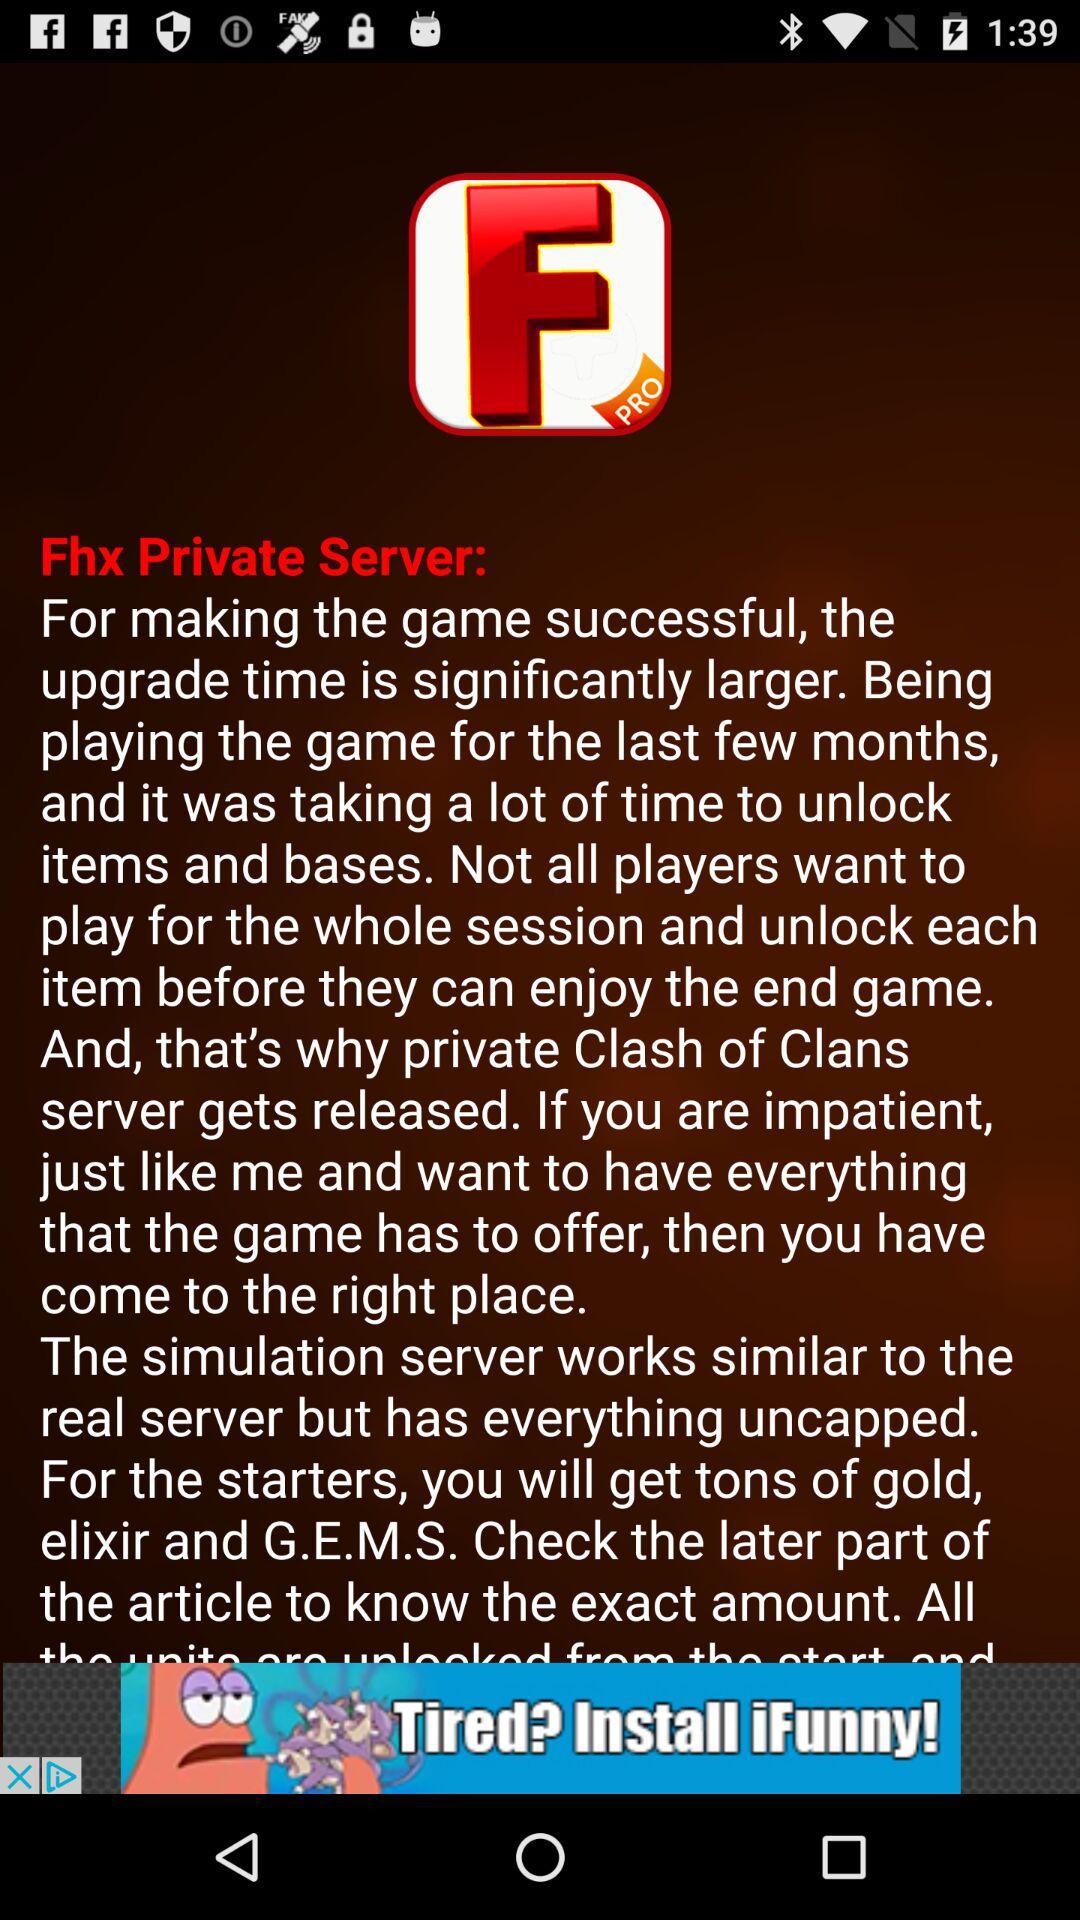 The width and height of the screenshot is (1080, 1920). Describe the element at coordinates (540, 1727) in the screenshot. I see `advertisement` at that location.